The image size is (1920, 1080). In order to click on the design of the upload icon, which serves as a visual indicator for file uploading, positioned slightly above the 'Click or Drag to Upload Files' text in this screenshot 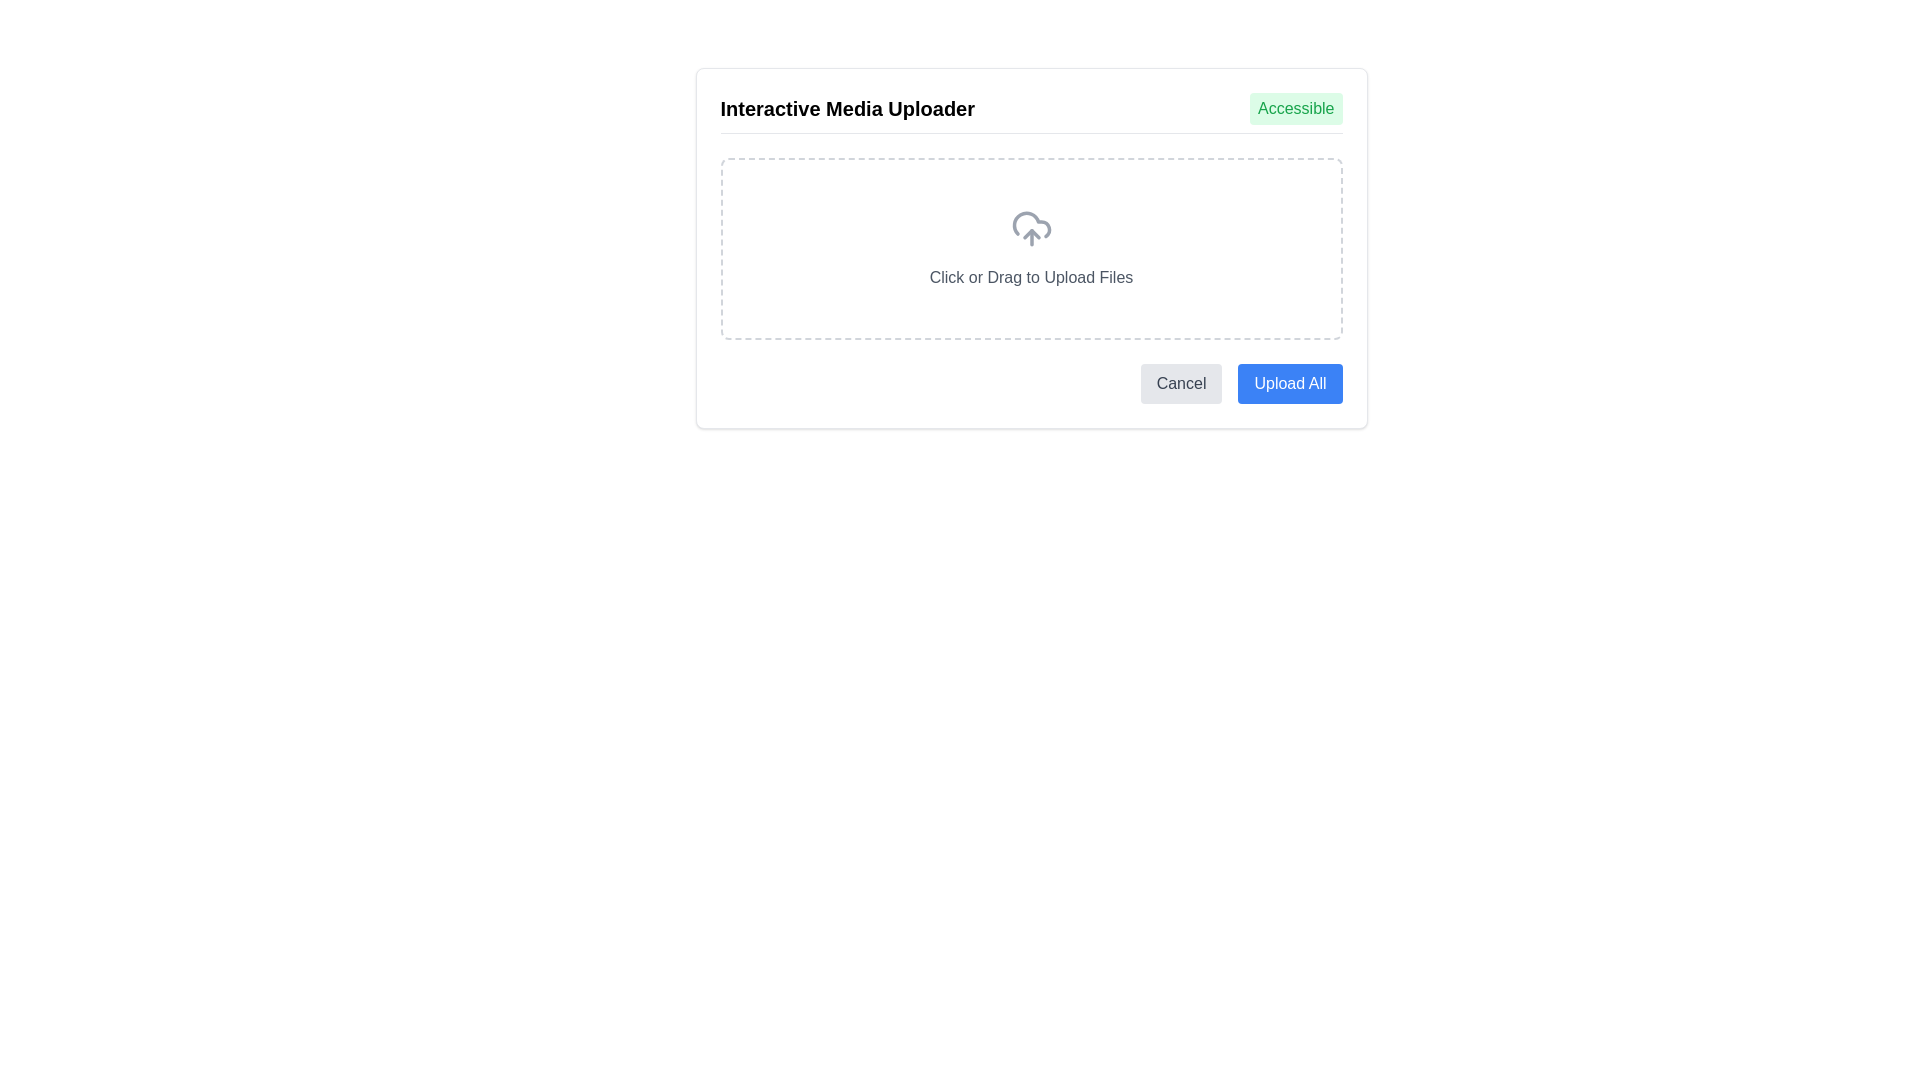, I will do `click(1031, 227)`.